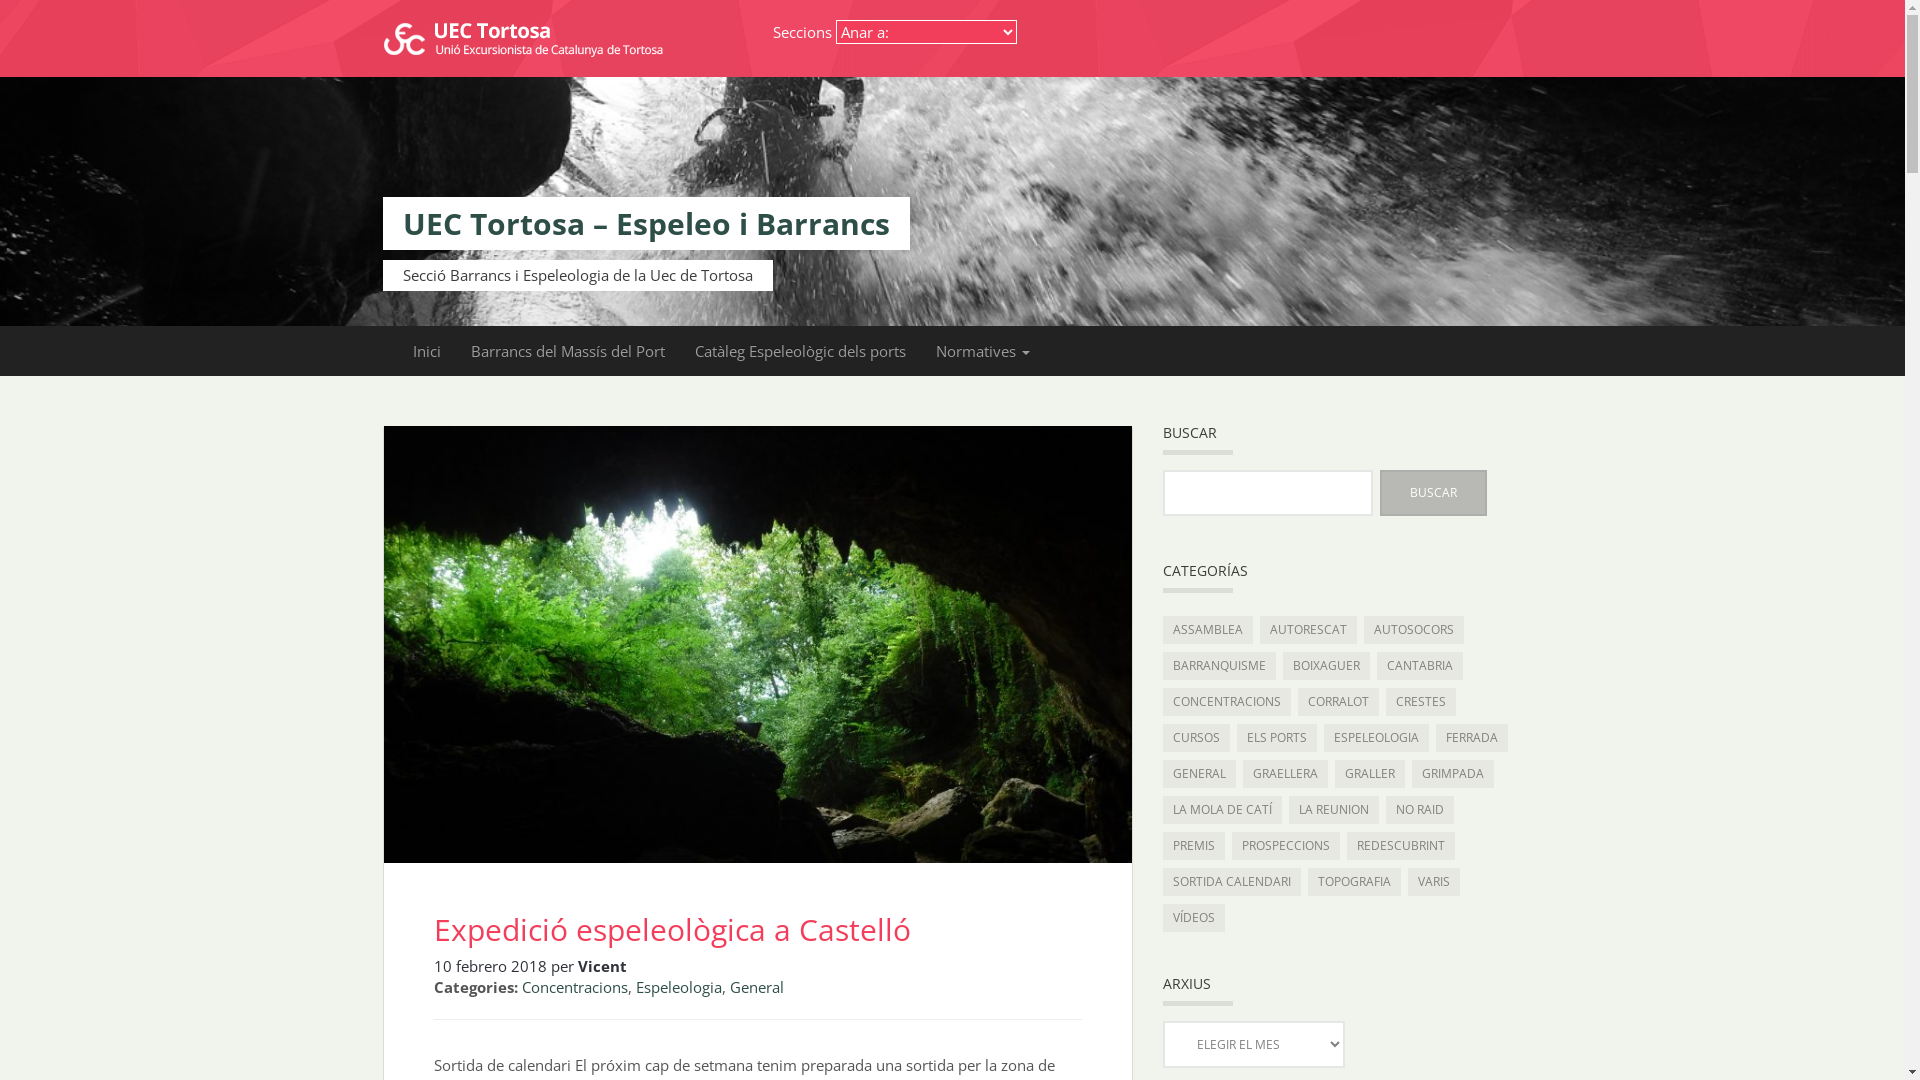 Image resolution: width=1920 pixels, height=1080 pixels. I want to click on 'BARRANQUISME', so click(1217, 666).